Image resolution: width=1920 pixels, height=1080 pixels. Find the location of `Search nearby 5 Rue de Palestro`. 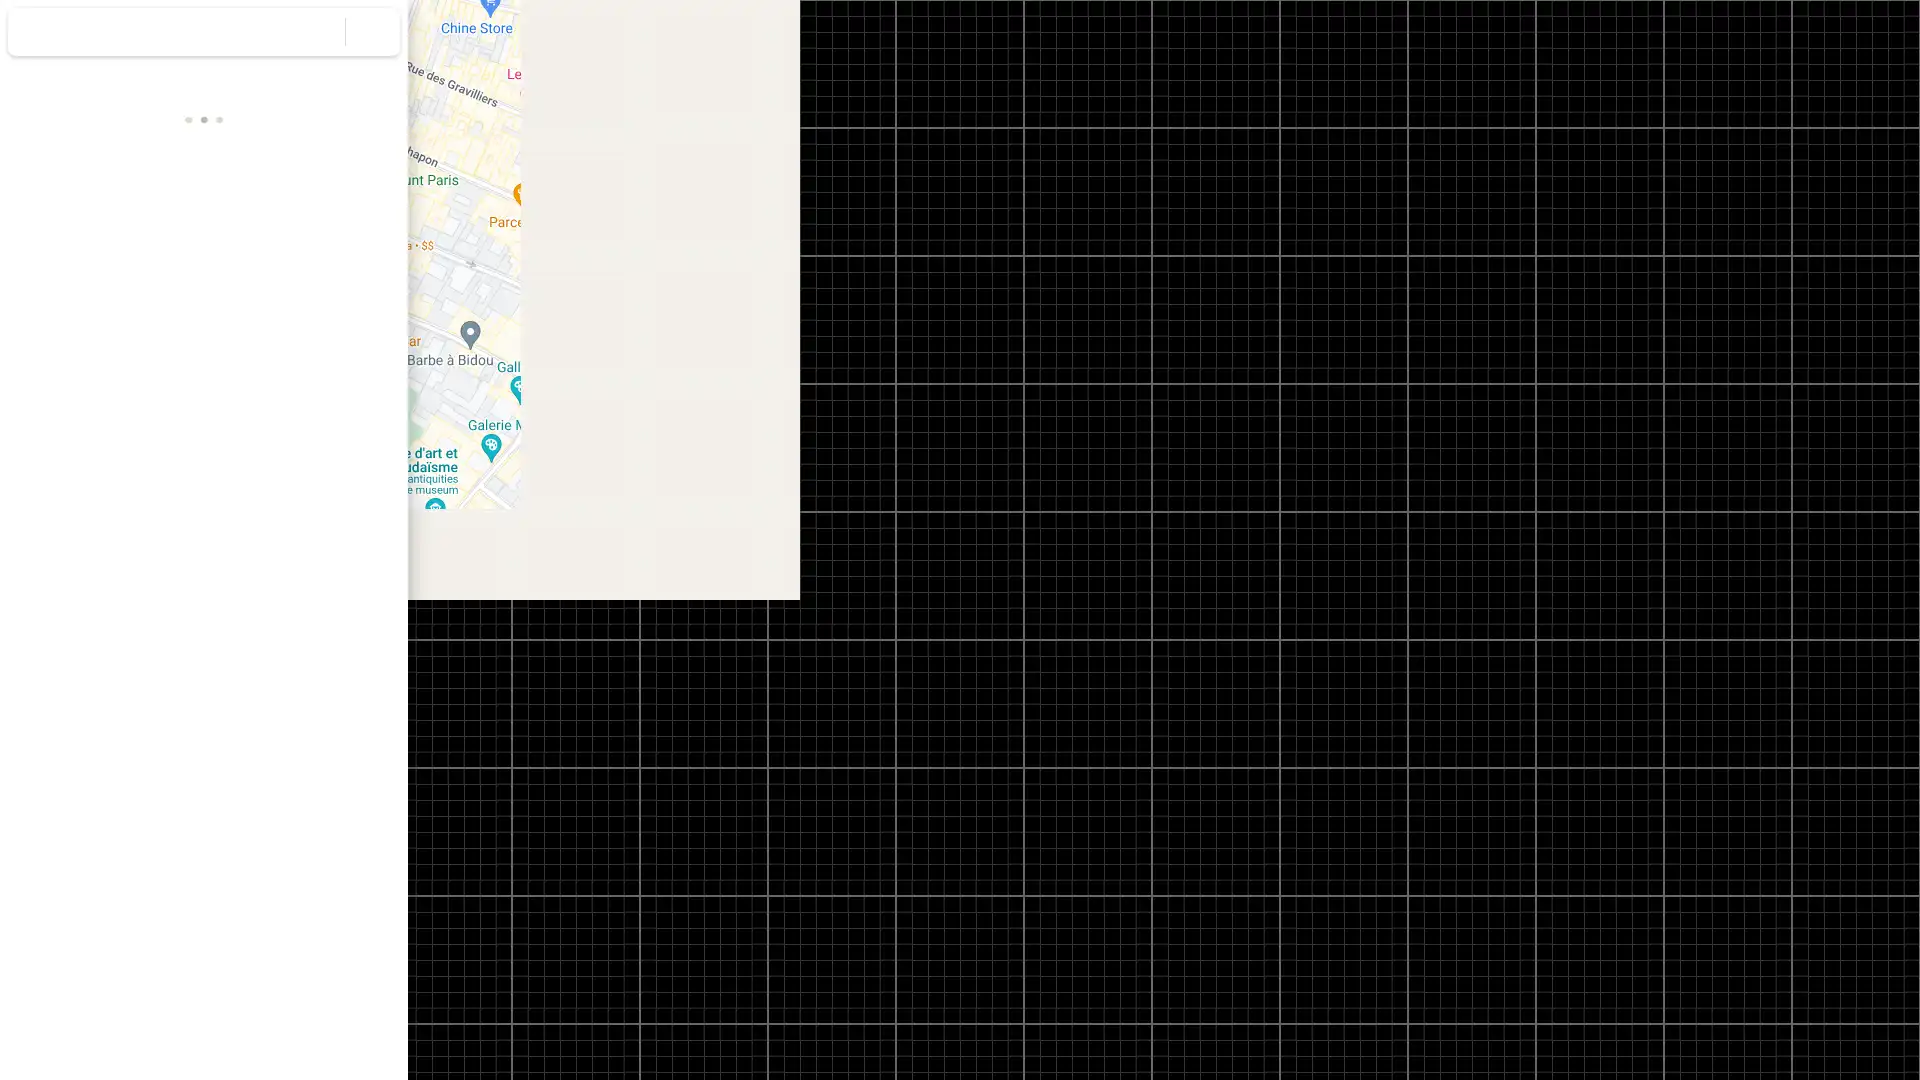

Search nearby 5 Rue de Palestro is located at coordinates (203, 342).